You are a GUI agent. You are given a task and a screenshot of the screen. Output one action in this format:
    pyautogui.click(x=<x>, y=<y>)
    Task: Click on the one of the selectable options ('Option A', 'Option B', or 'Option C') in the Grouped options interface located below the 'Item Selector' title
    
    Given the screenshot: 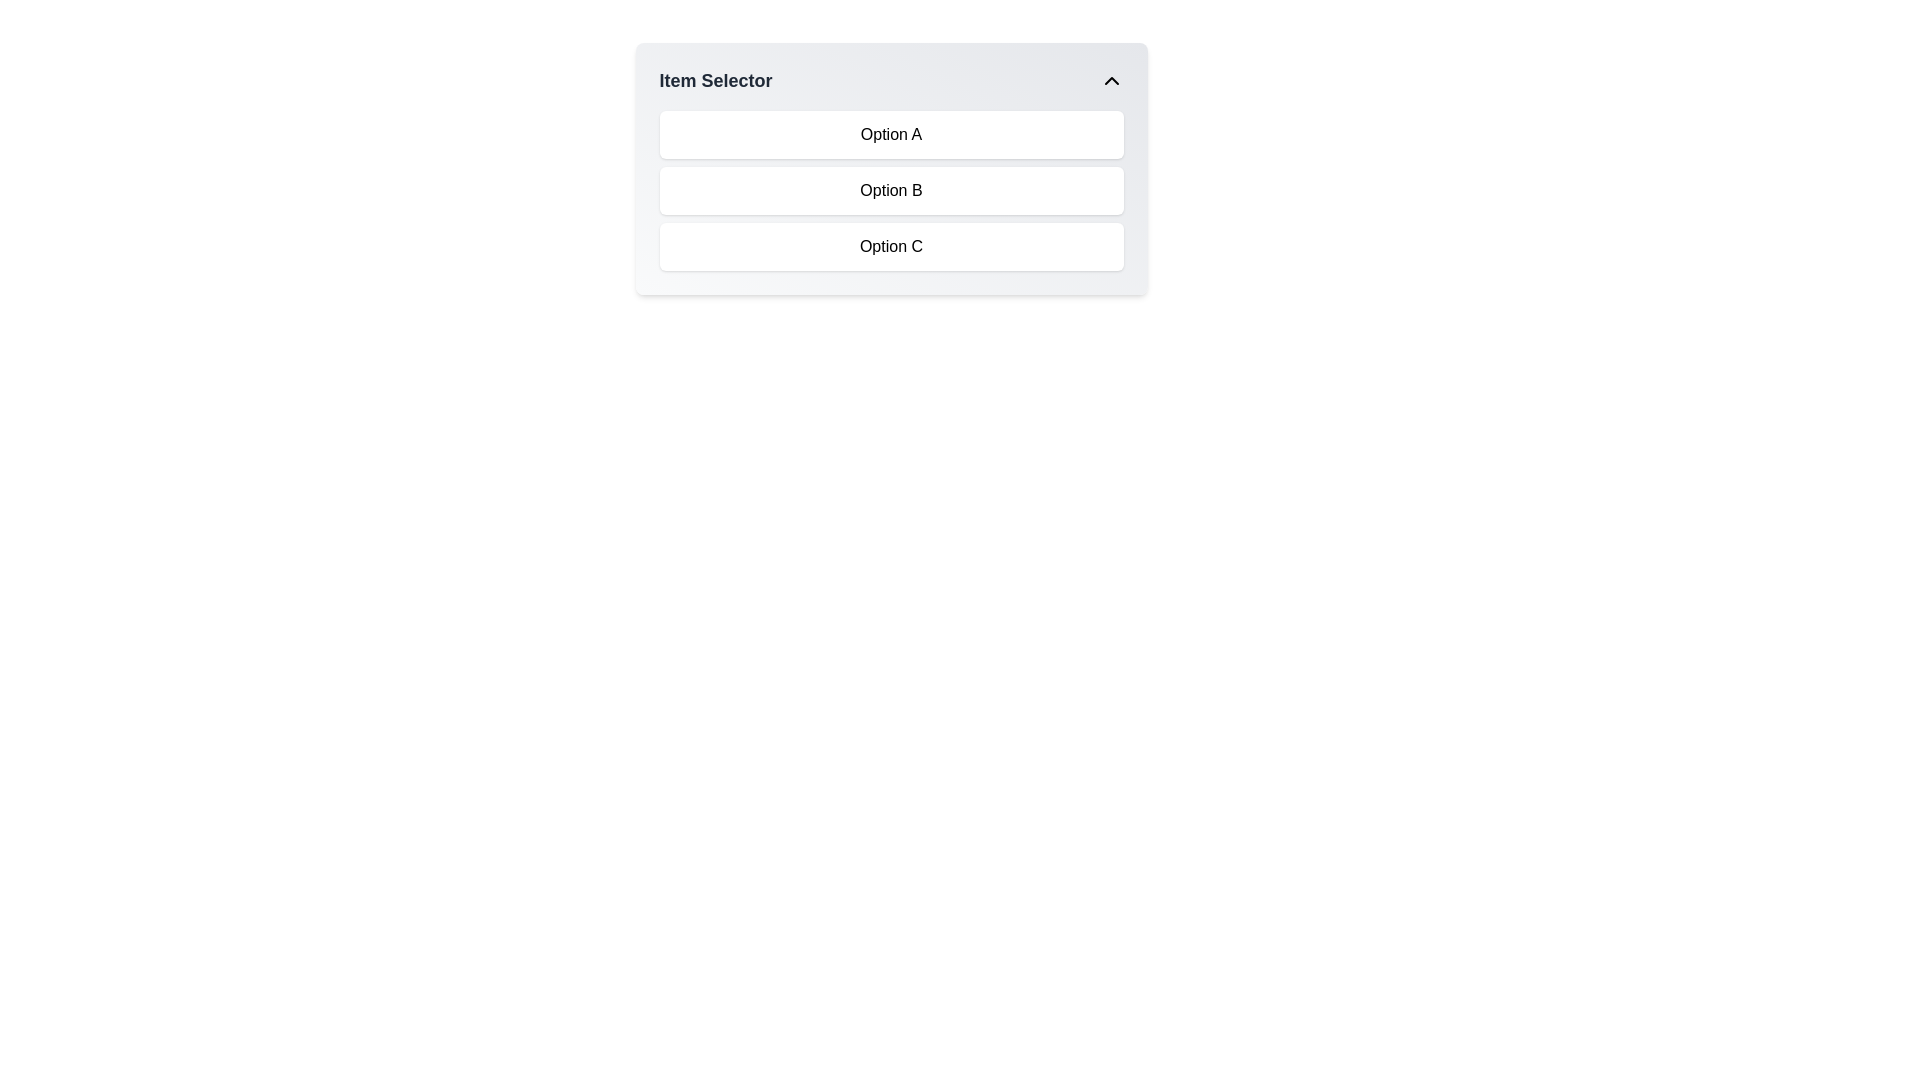 What is the action you would take?
    pyautogui.click(x=890, y=191)
    